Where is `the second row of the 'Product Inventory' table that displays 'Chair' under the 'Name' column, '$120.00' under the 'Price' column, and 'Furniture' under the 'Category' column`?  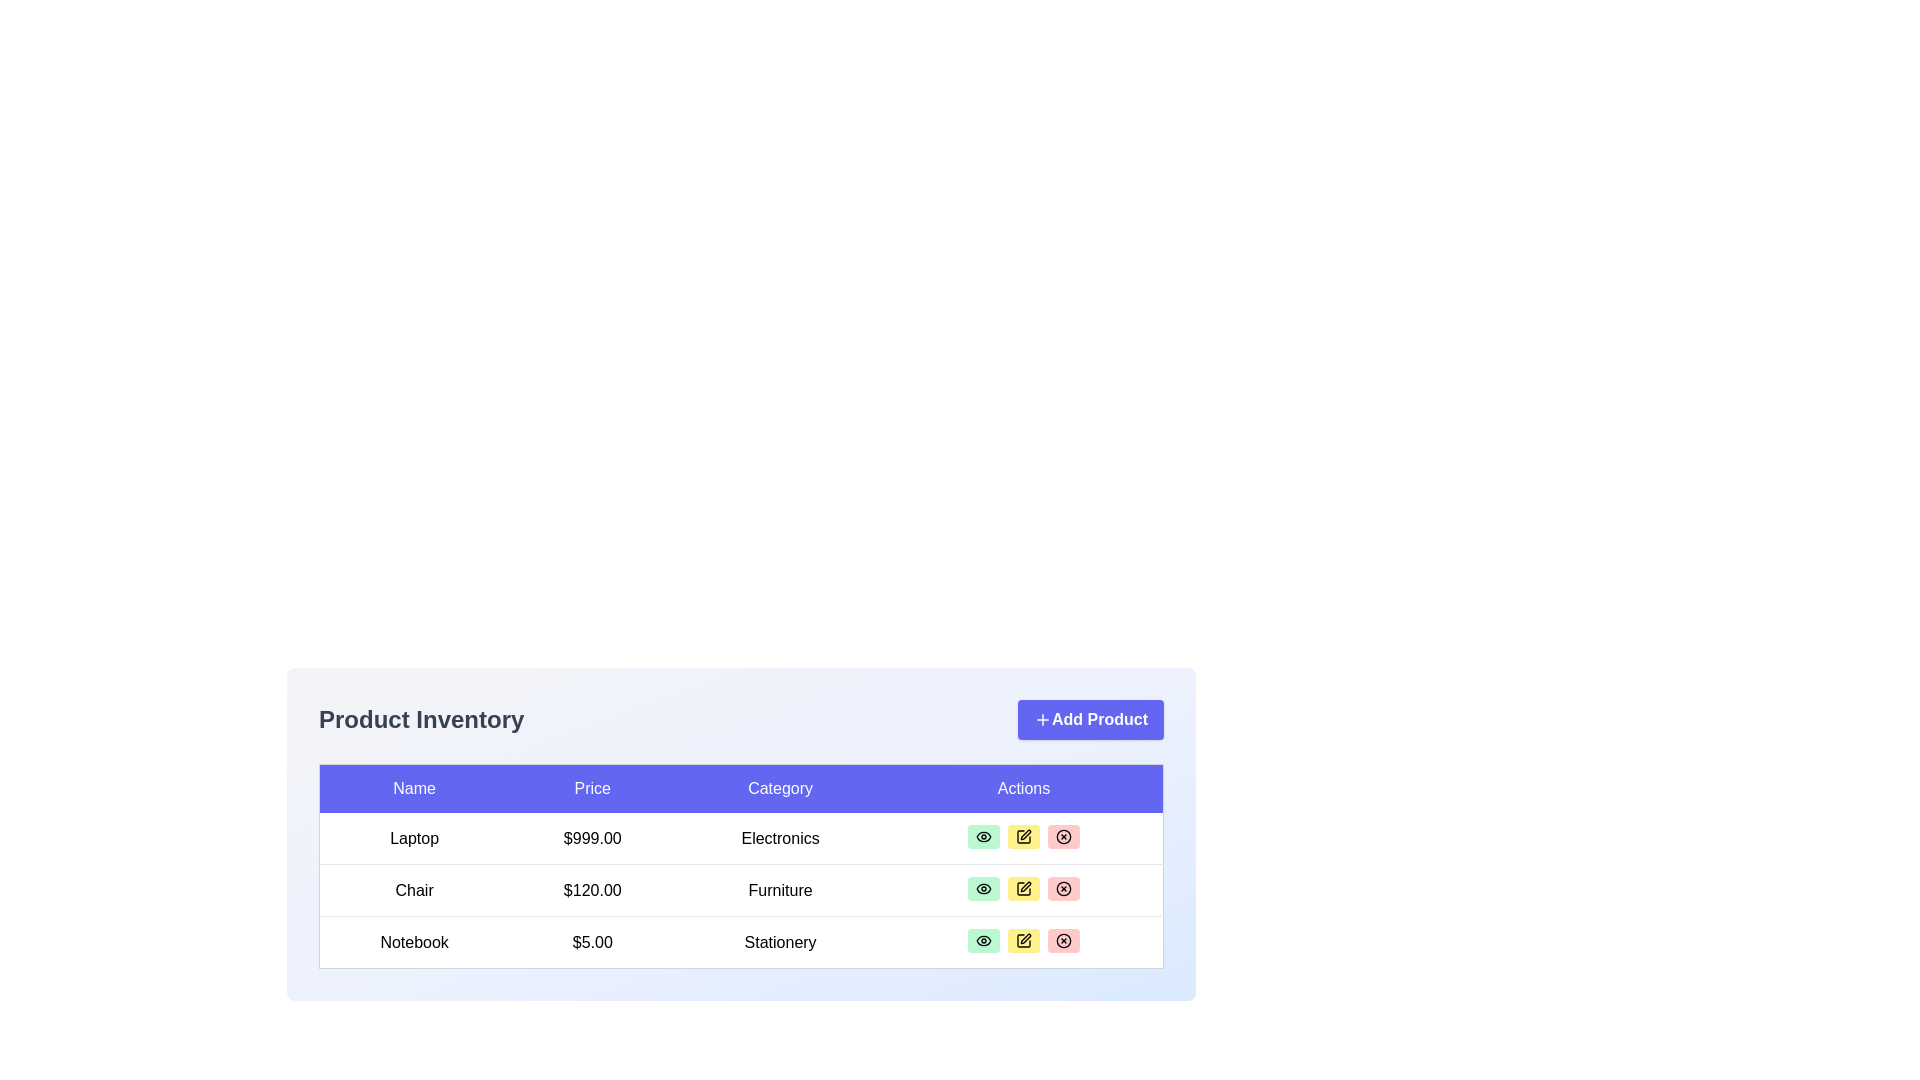
the second row of the 'Product Inventory' table that displays 'Chair' under the 'Name' column, '$120.00' under the 'Price' column, and 'Furniture' under the 'Category' column is located at coordinates (740, 889).